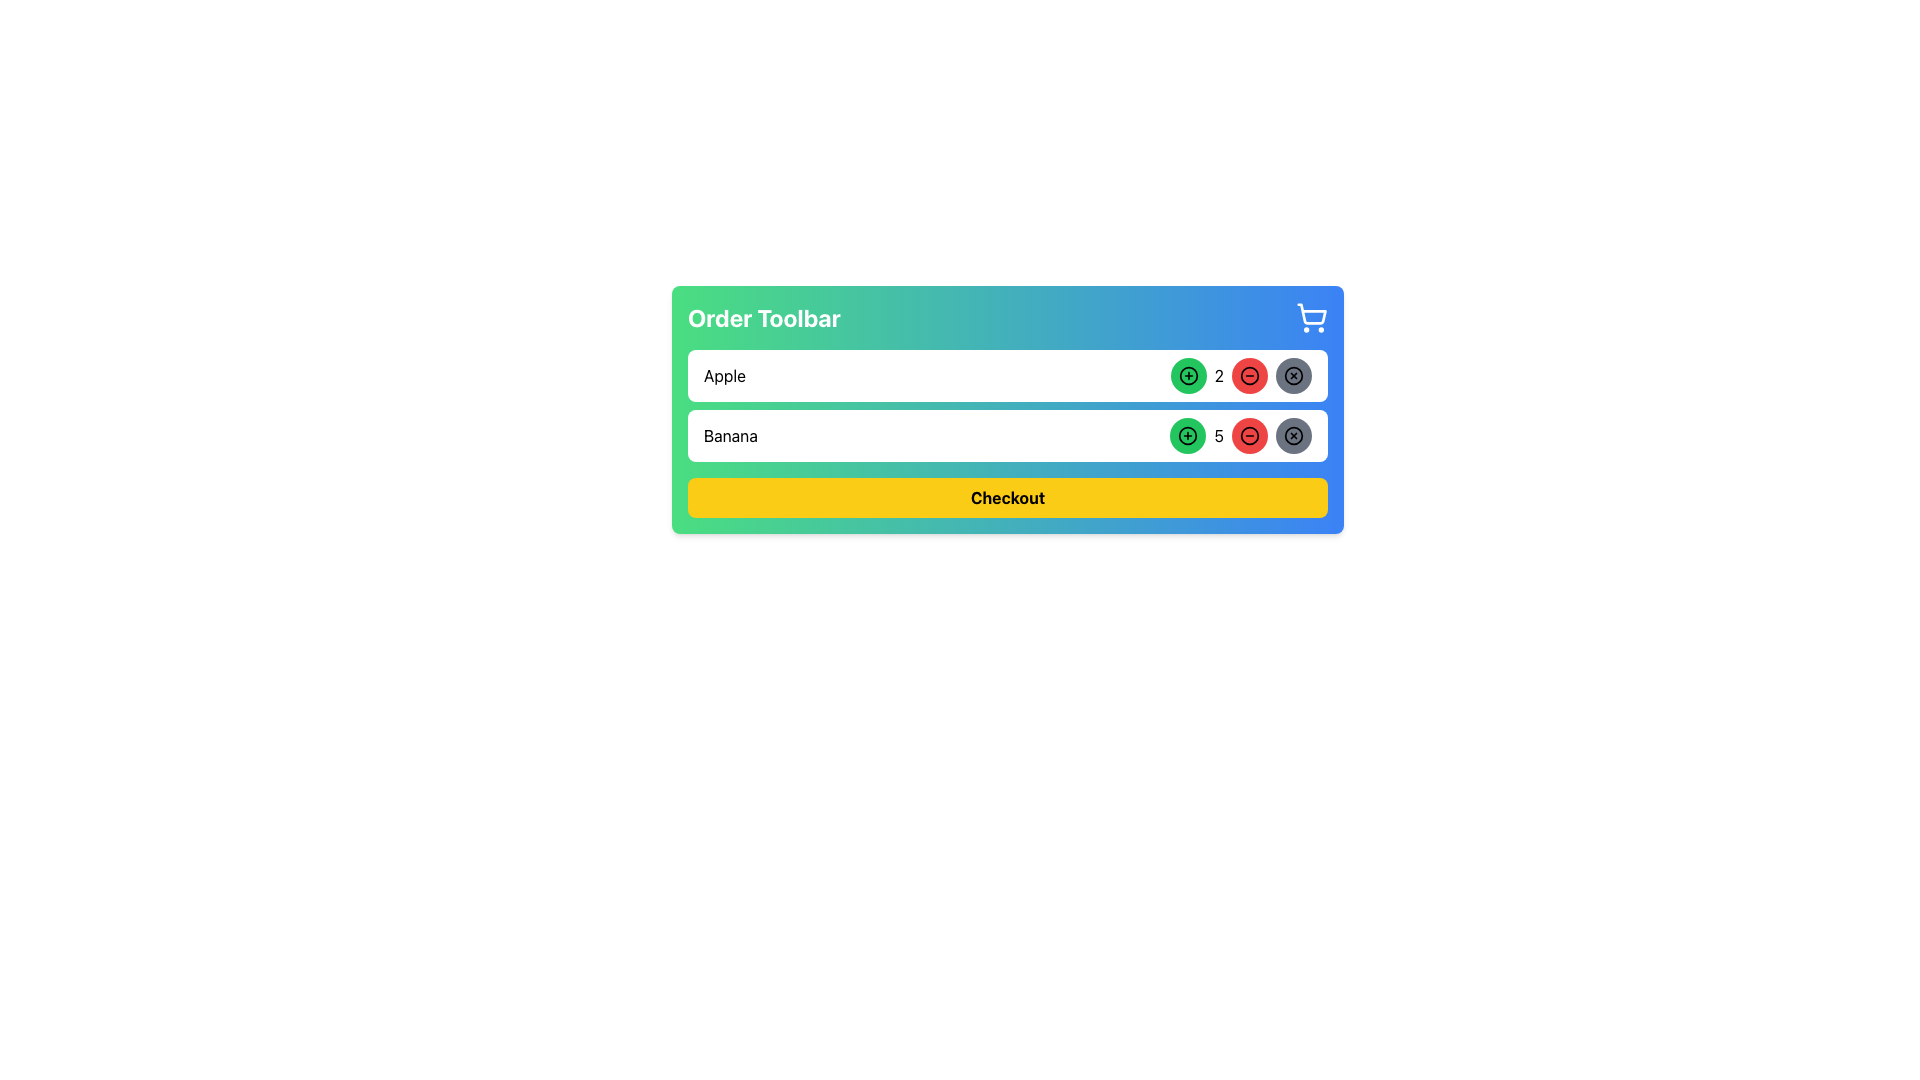 The height and width of the screenshot is (1080, 1920). What do you see at coordinates (1008, 405) in the screenshot?
I see `the list item containing the text 'Apple2Banana5', which is the second item under the 'Order Toolbar' heading` at bounding box center [1008, 405].